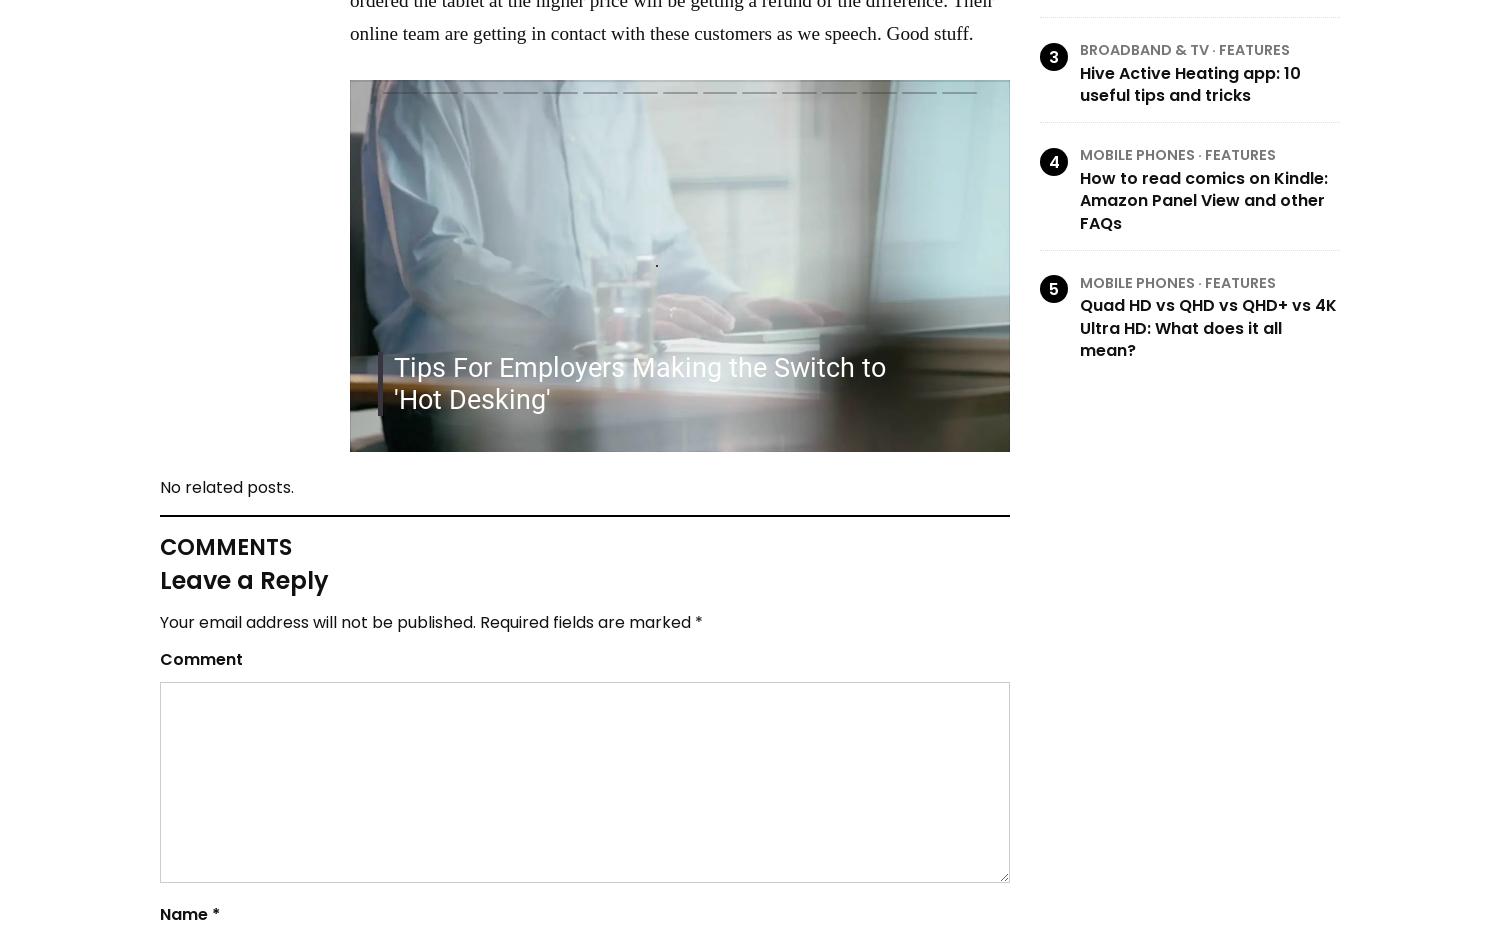 The image size is (1500, 925). Describe the element at coordinates (584, 622) in the screenshot. I see `'Required fields are marked'` at that location.